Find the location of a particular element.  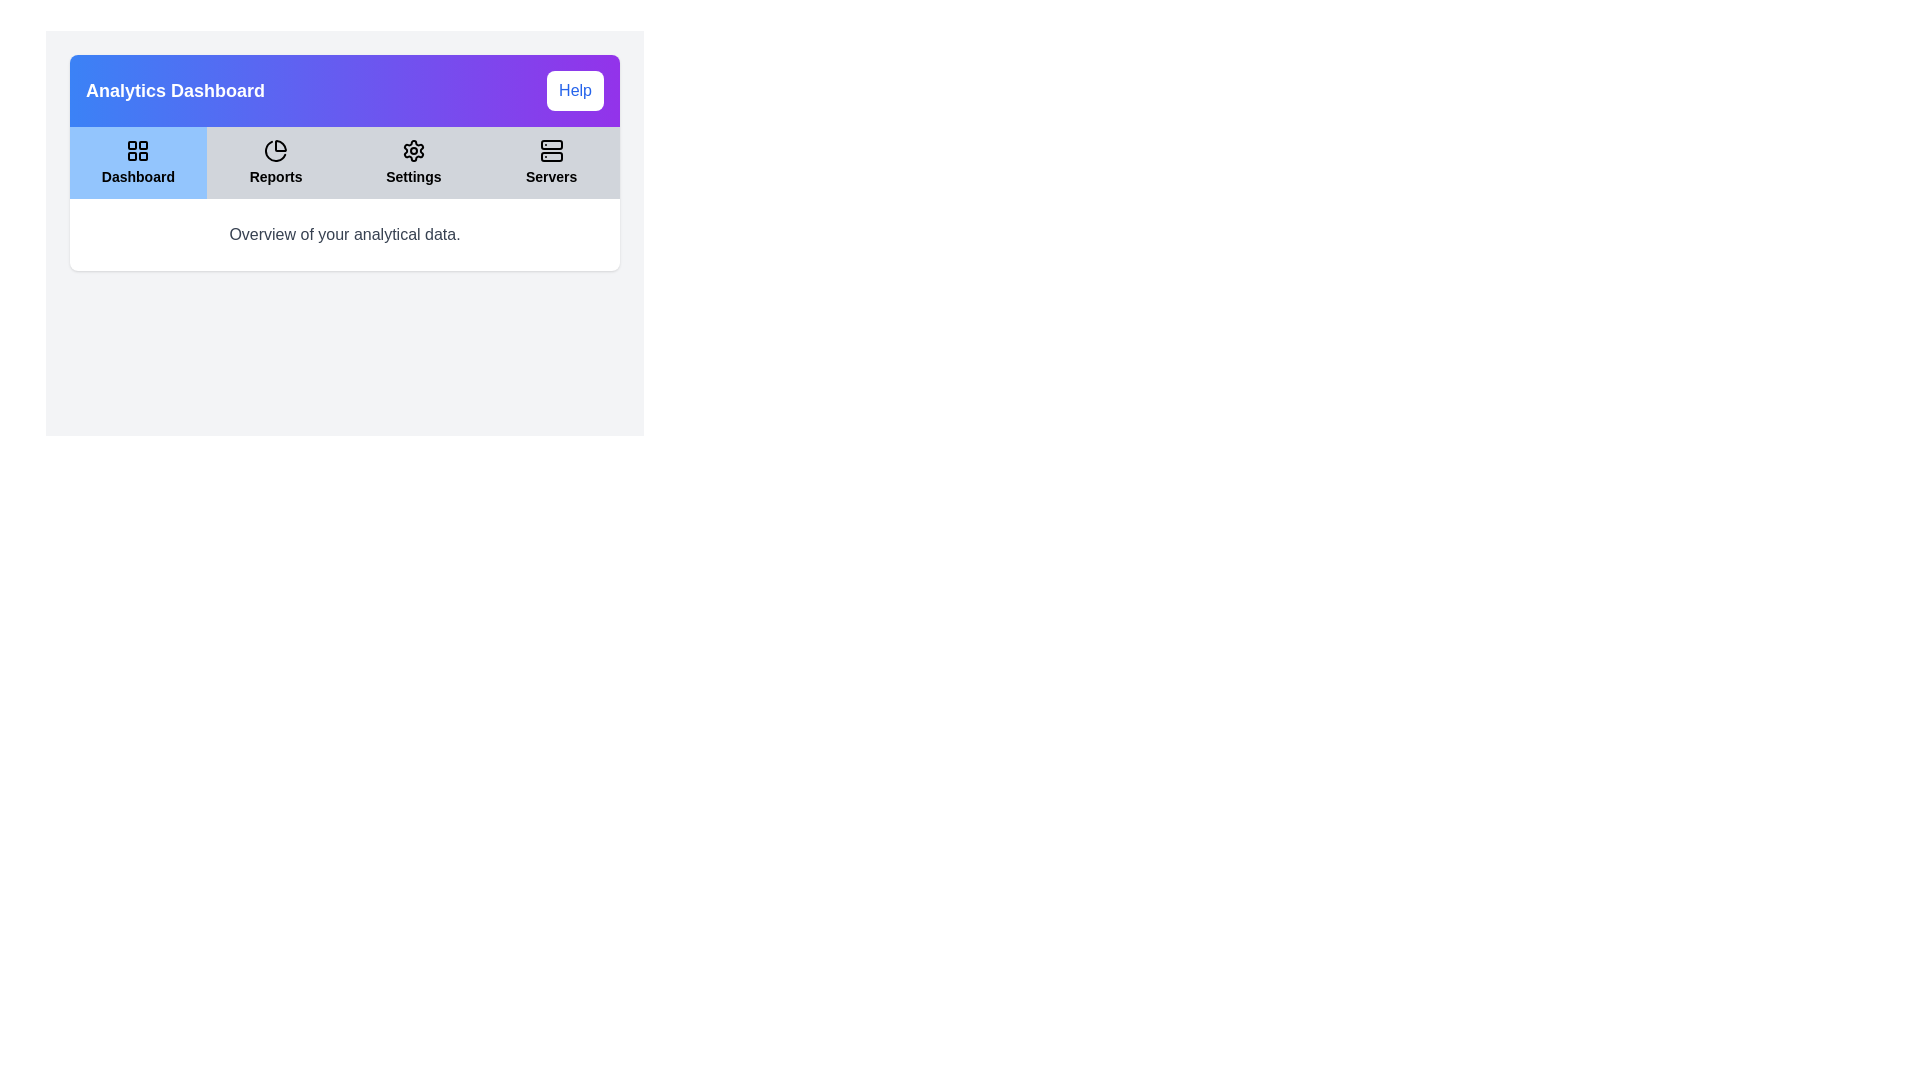

text label displaying 'Servers', which is the fourth item in the horizontal navigation bar, located to the right of the 'Settings' label is located at coordinates (551, 176).